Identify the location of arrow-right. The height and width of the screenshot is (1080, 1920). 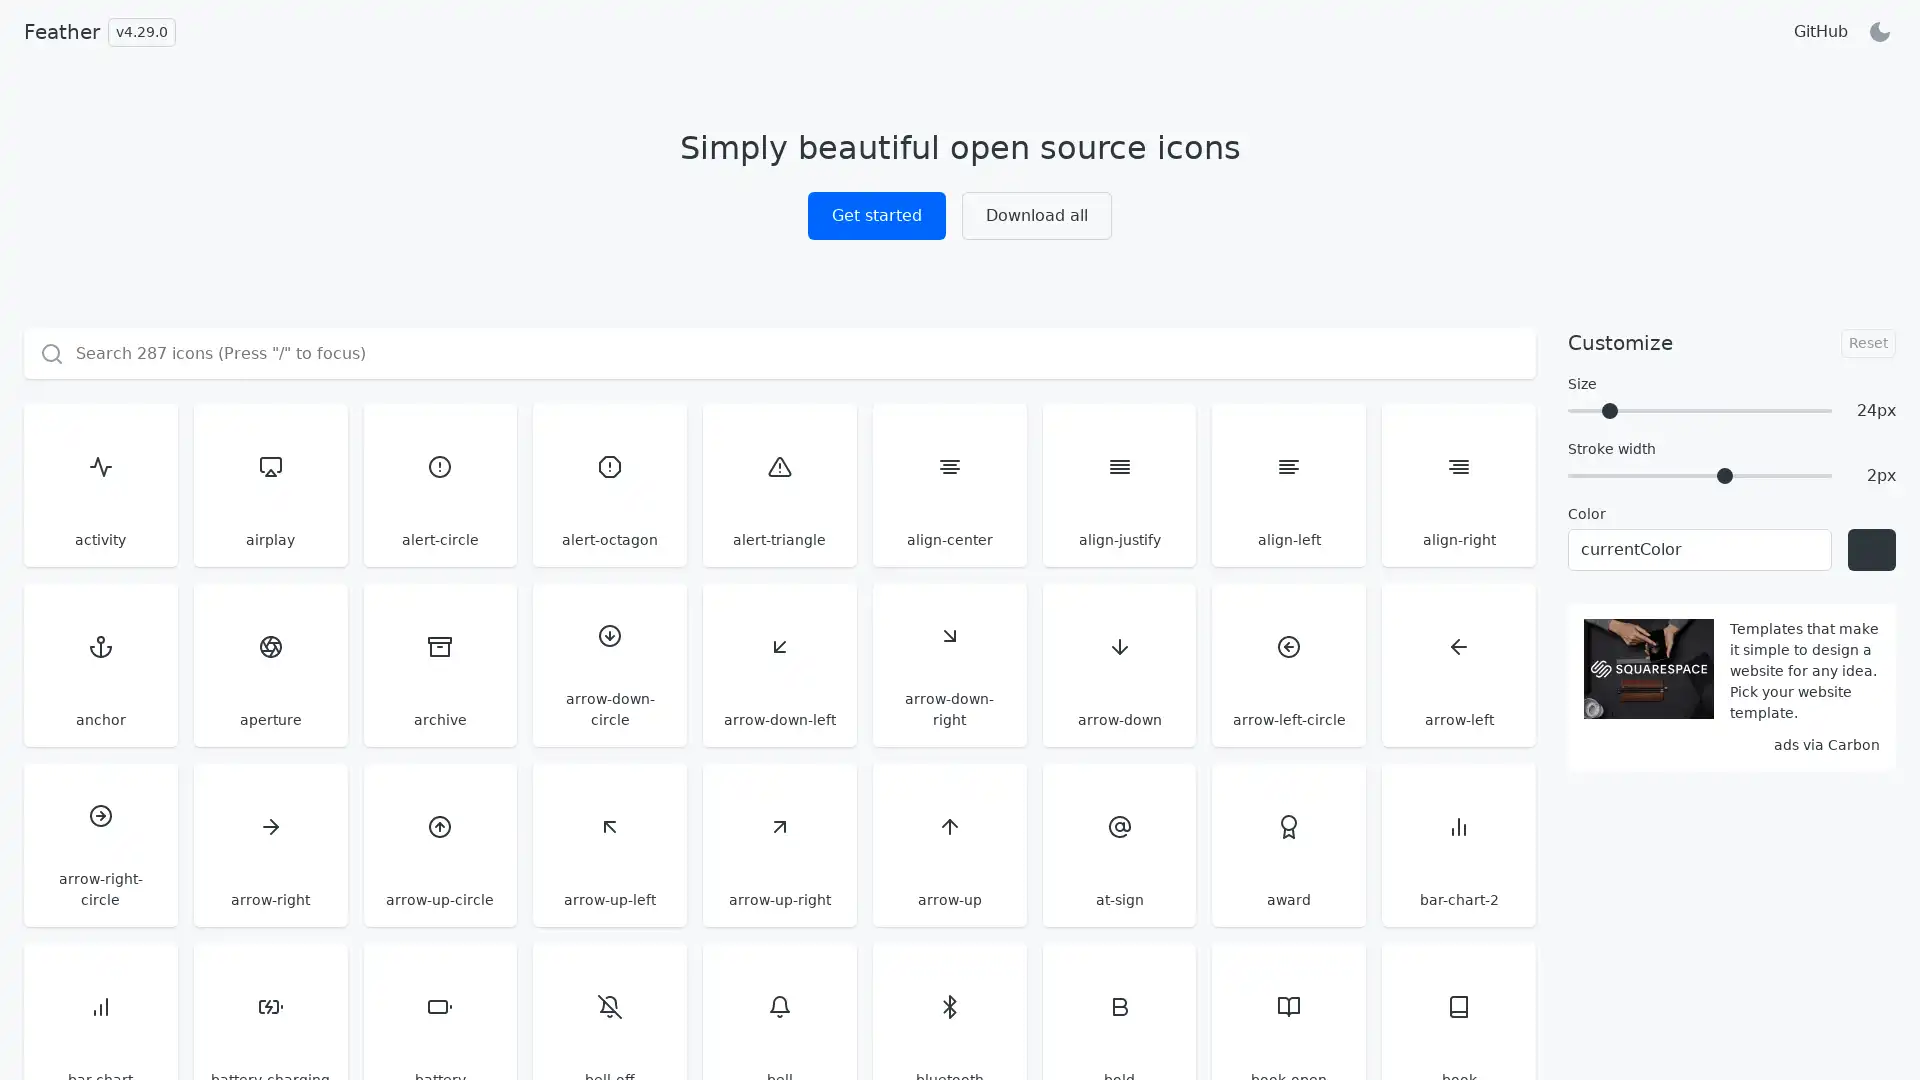
(268, 844).